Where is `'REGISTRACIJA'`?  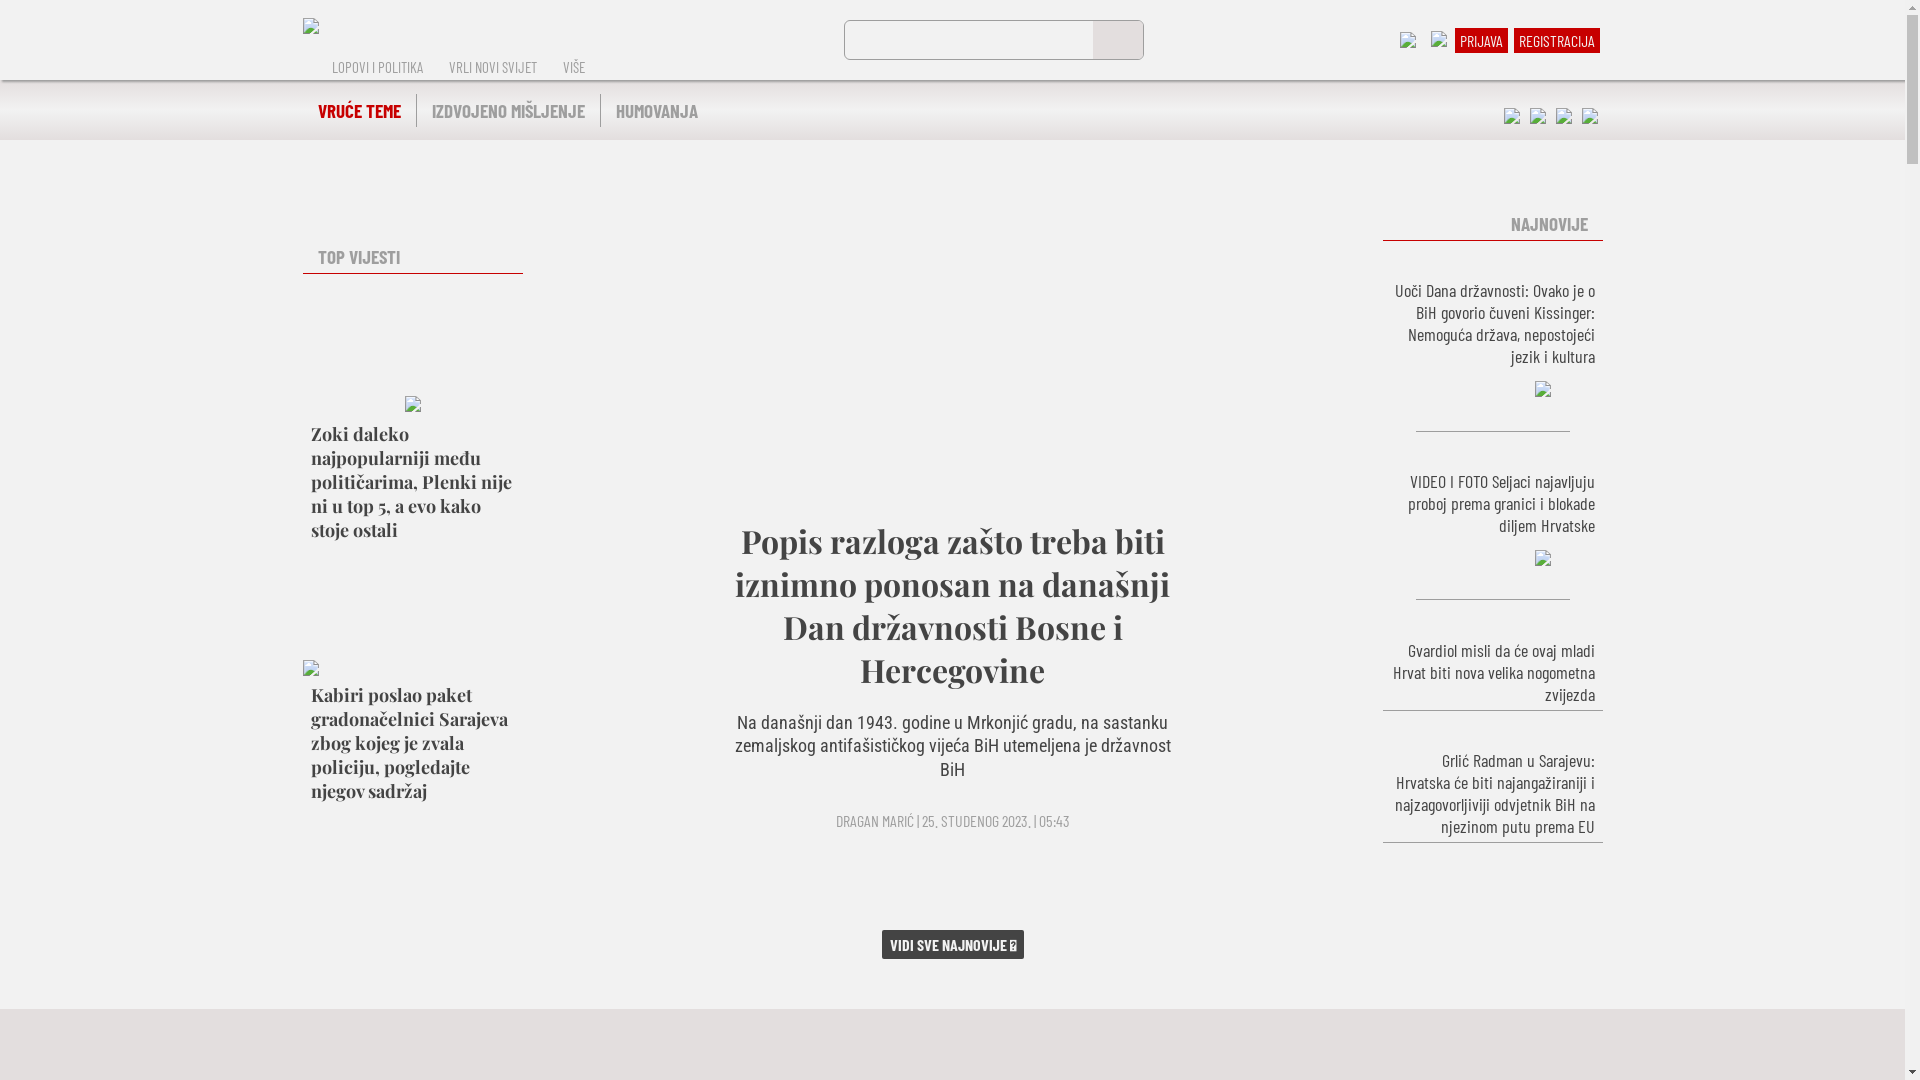 'REGISTRACIJA' is located at coordinates (1554, 40).